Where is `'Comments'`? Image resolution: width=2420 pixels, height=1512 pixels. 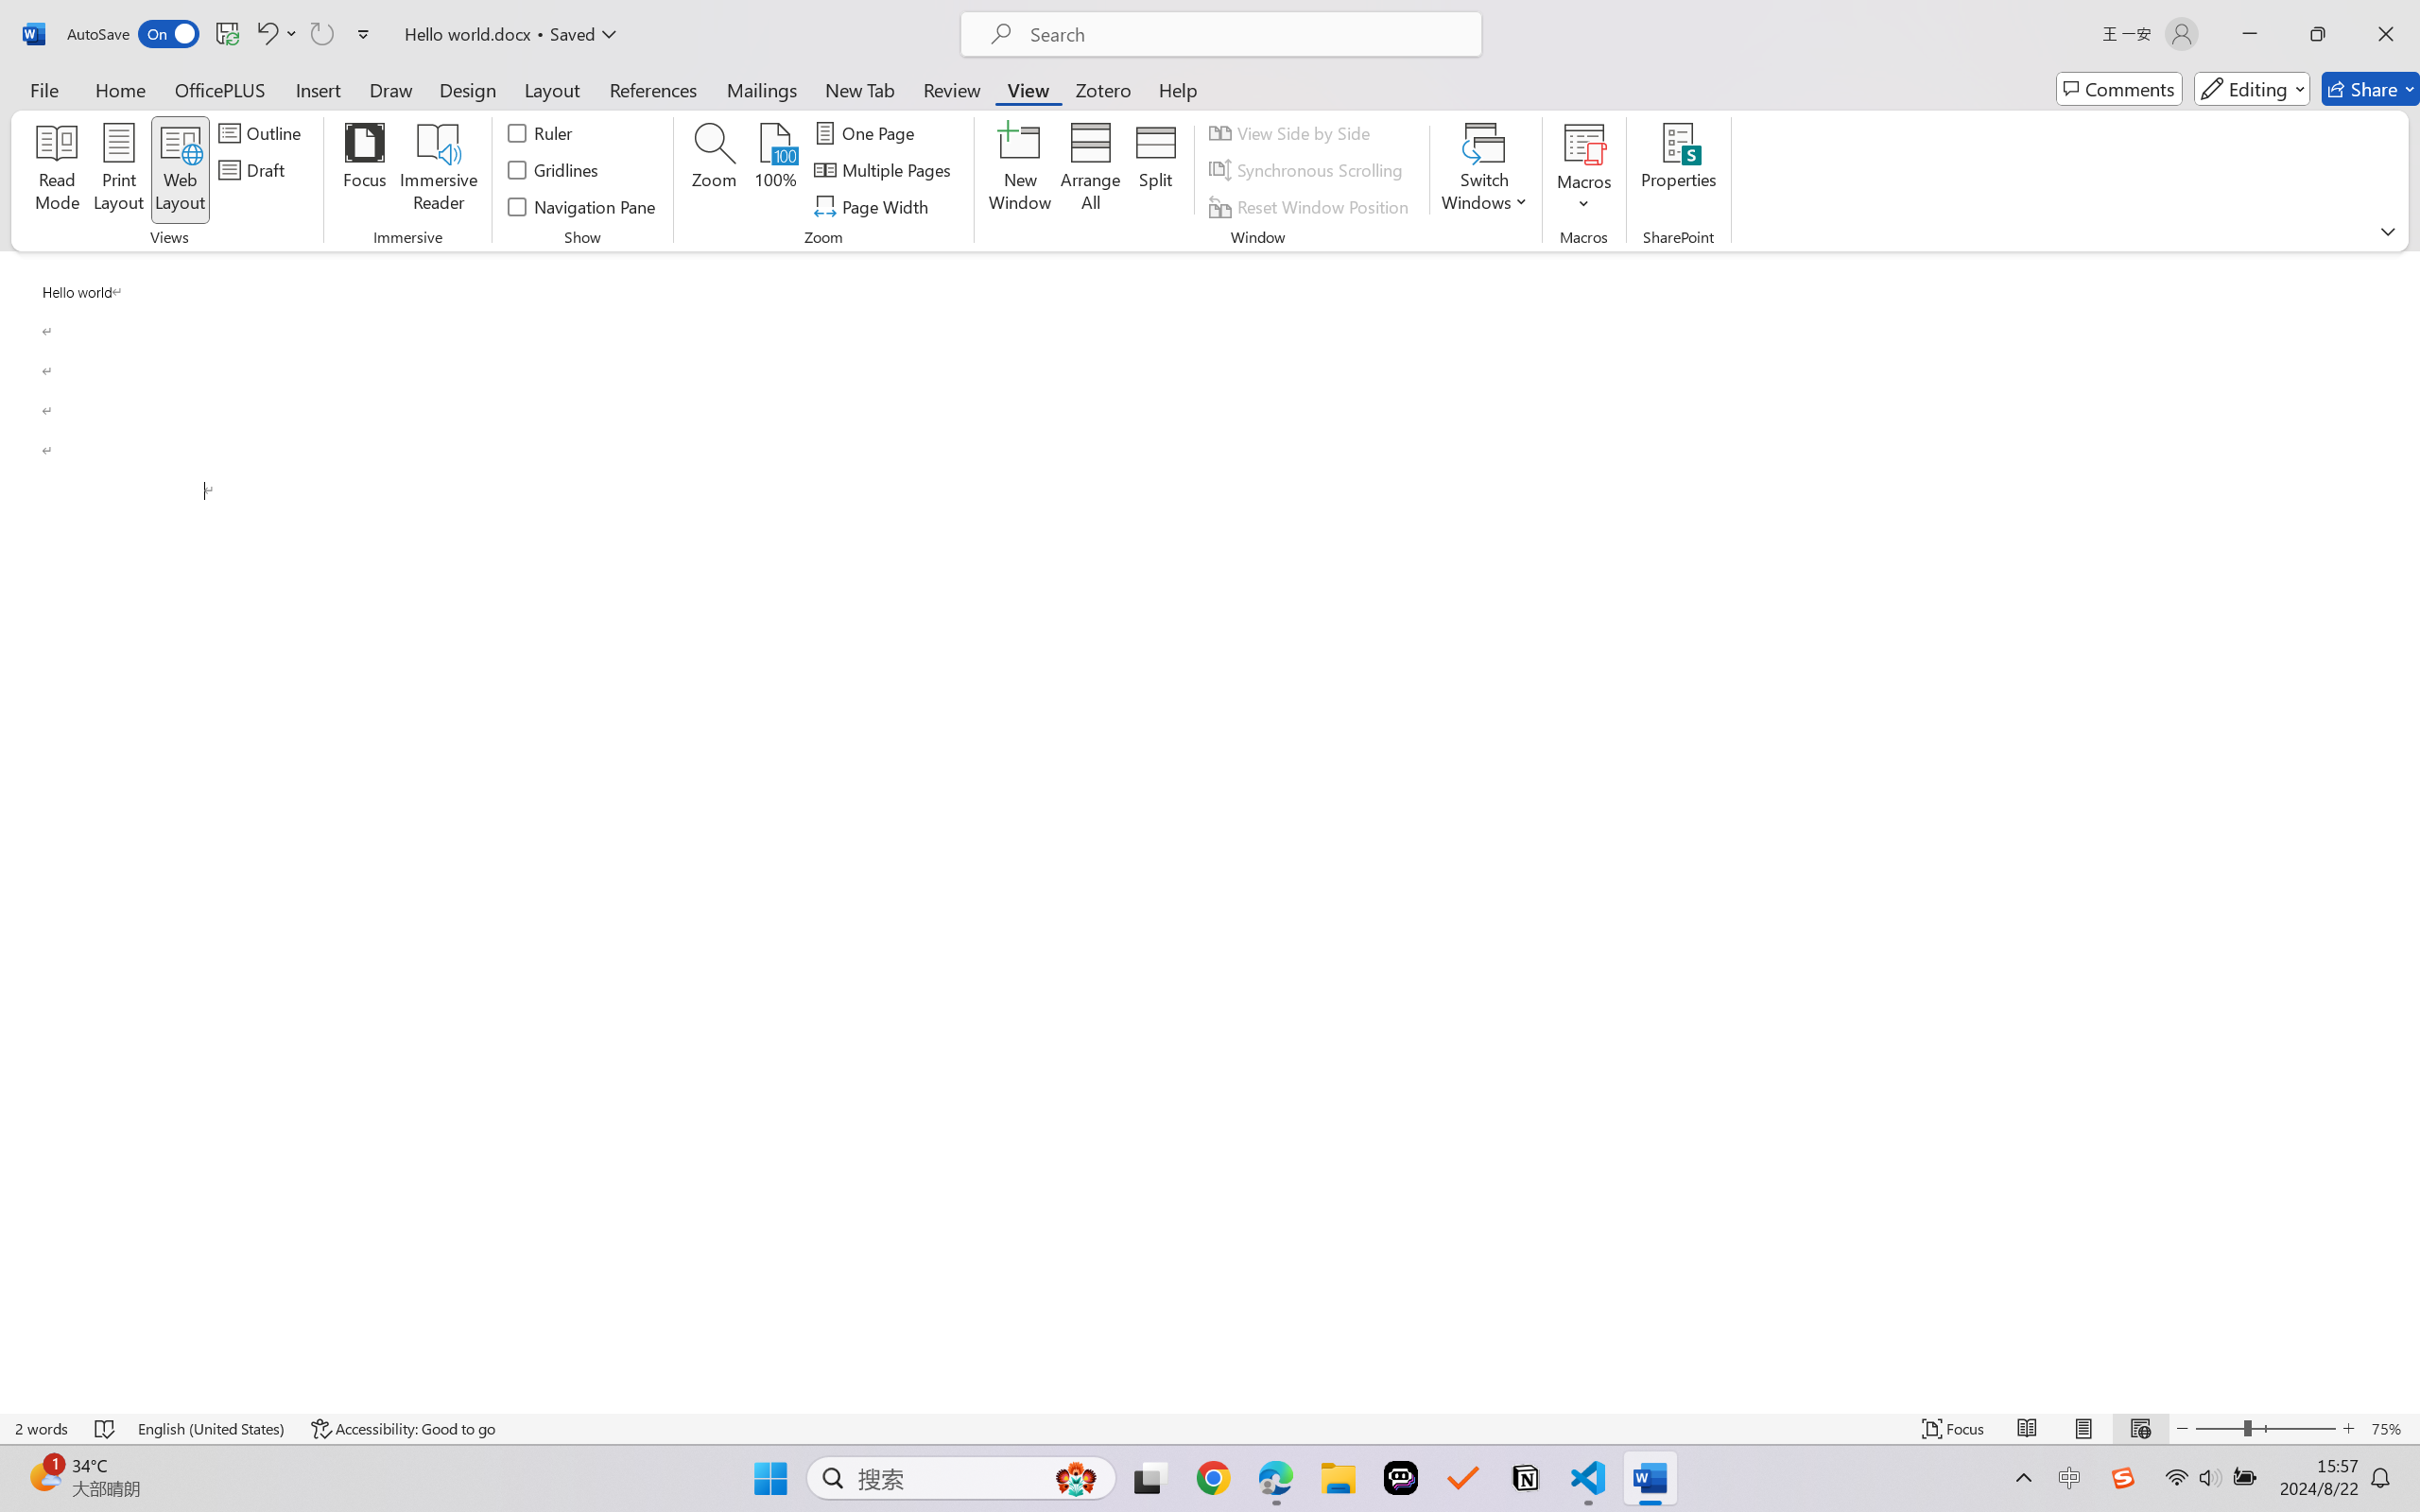 'Comments' is located at coordinates (2118, 88).